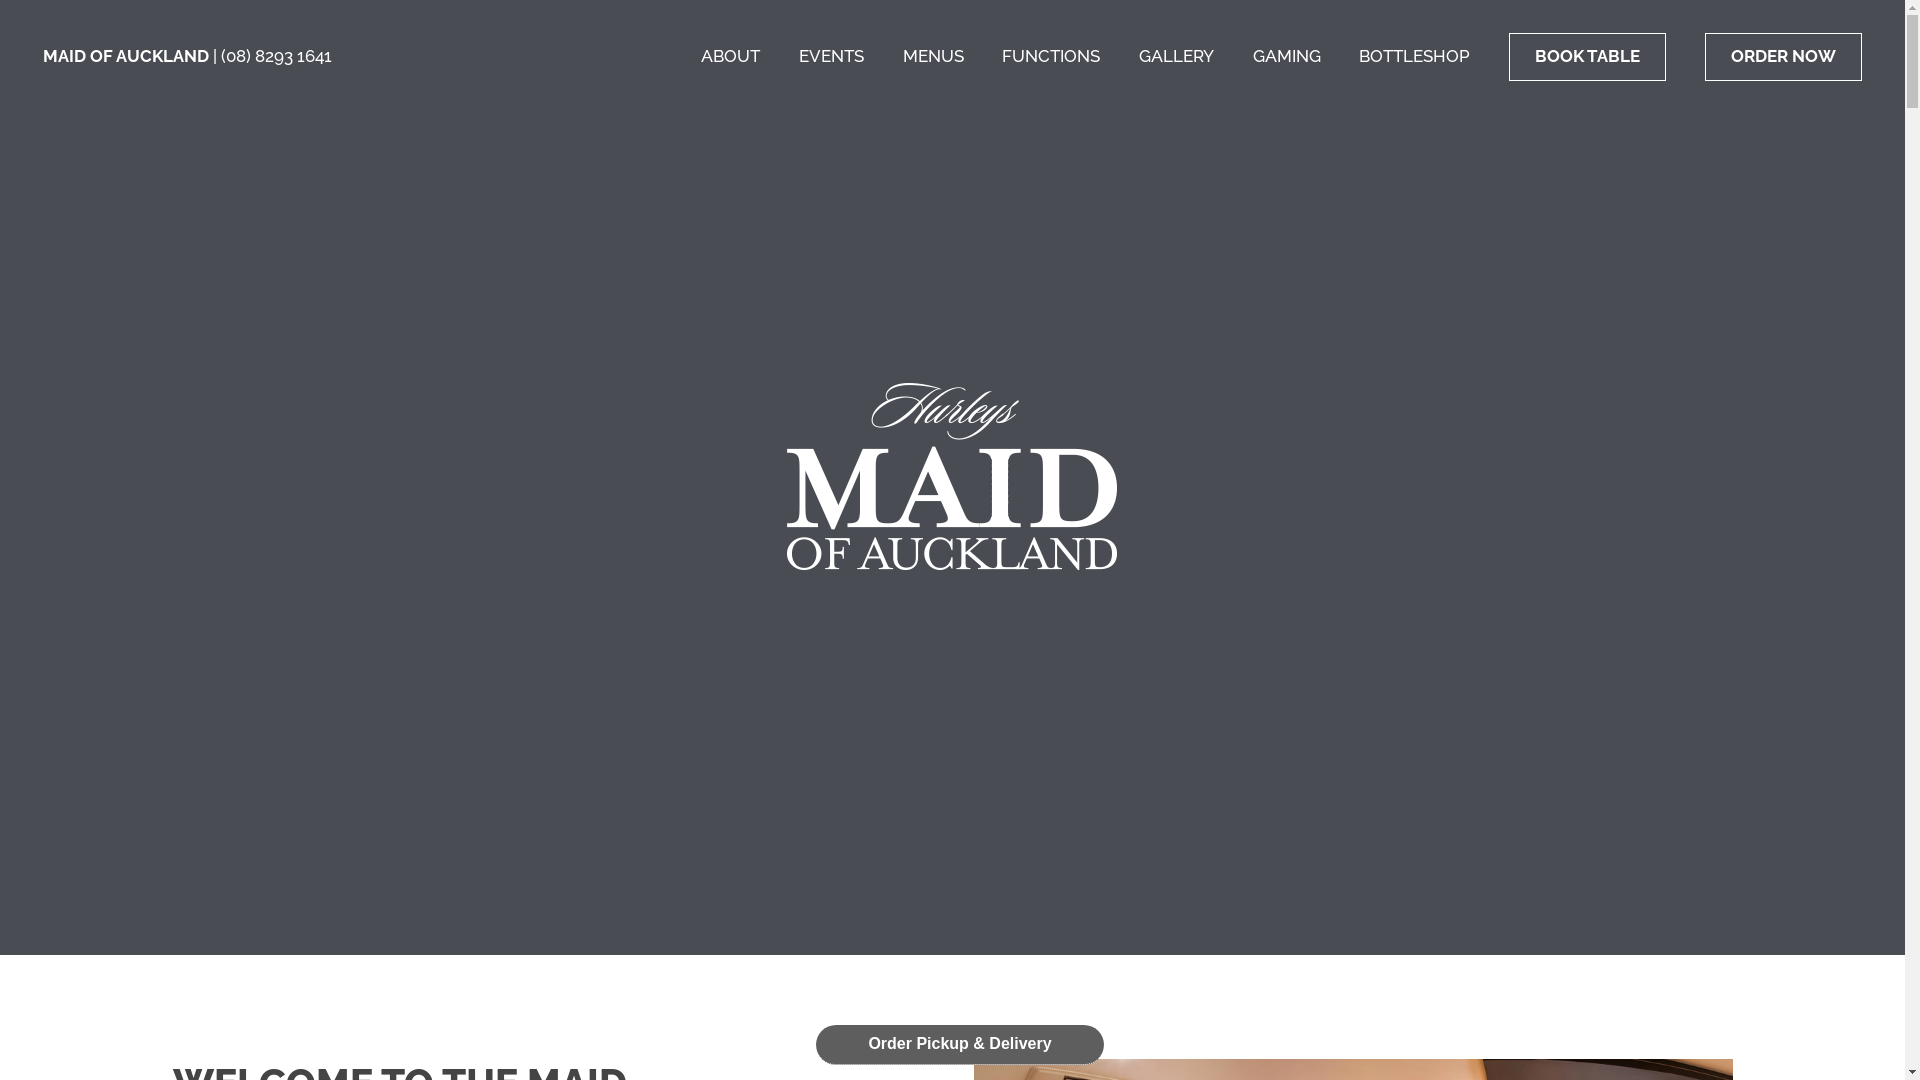 The image size is (1920, 1080). Describe the element at coordinates (43, 55) in the screenshot. I see `'MAID OF AUCKLAND | (08) 8293 1641'` at that location.